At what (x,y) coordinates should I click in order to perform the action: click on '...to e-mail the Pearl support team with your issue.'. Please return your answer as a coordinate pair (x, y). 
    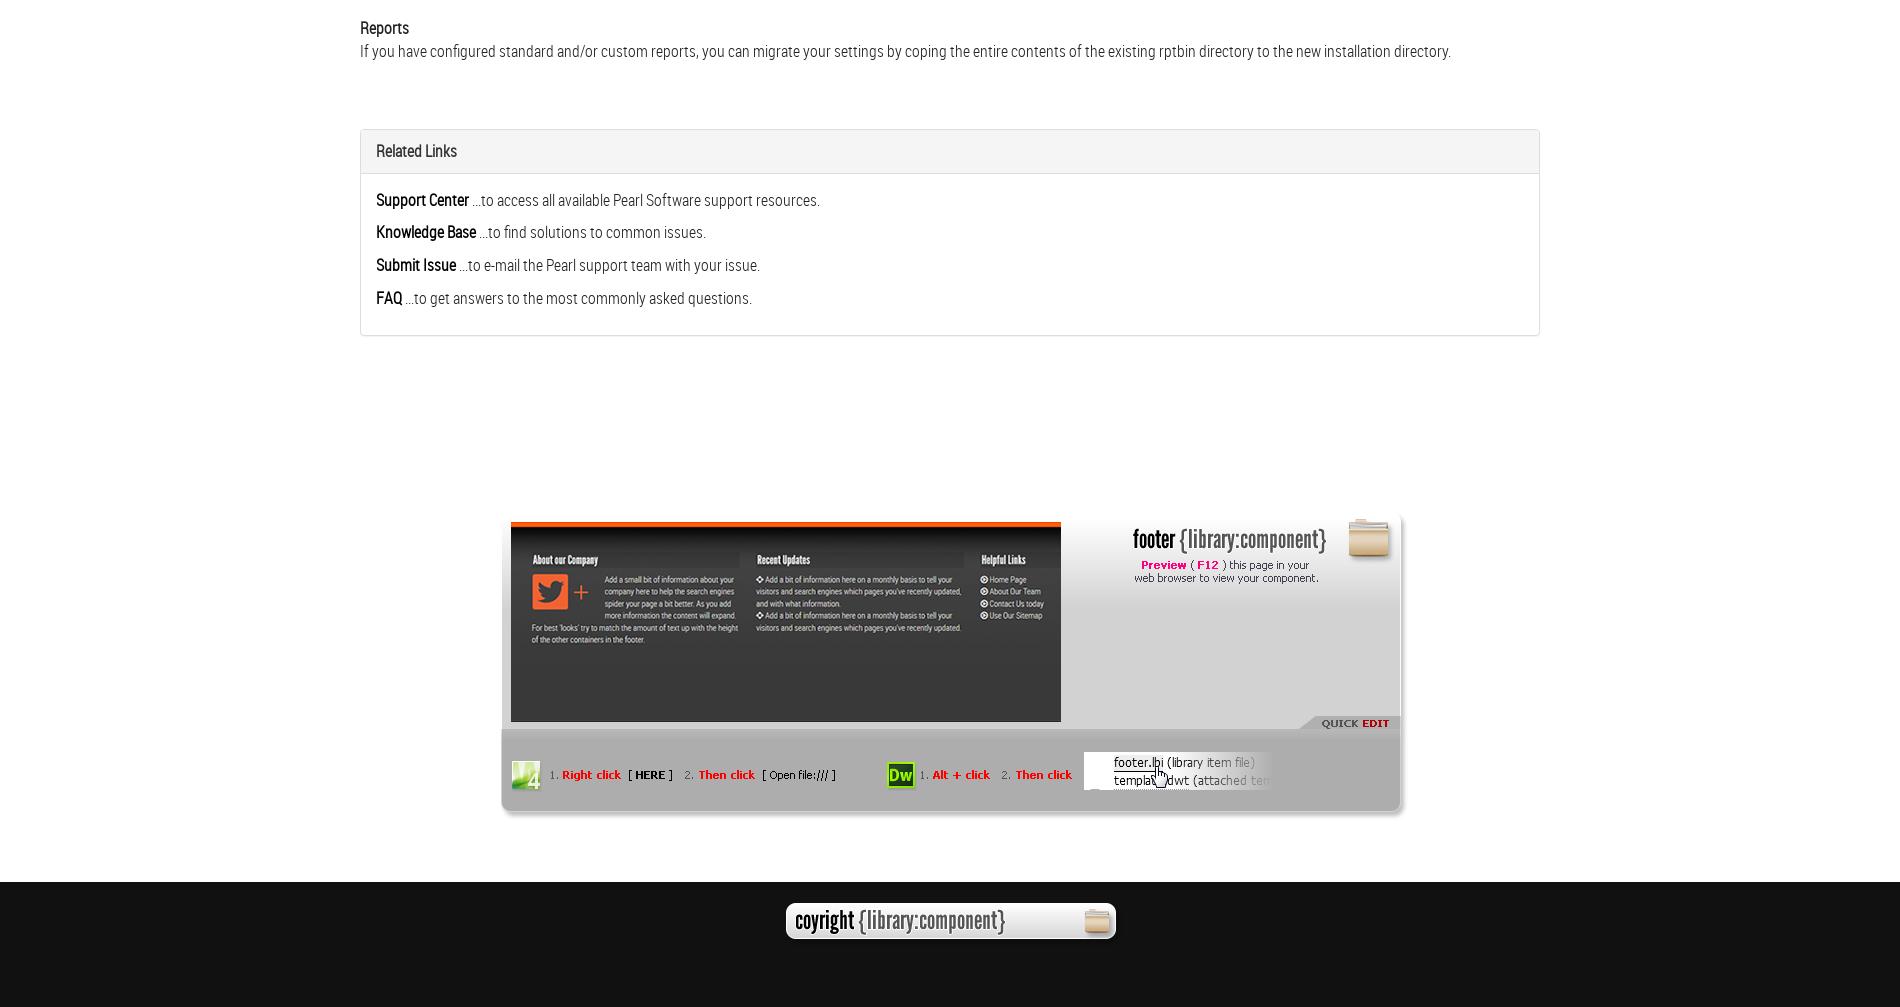
    Looking at the image, I should click on (609, 265).